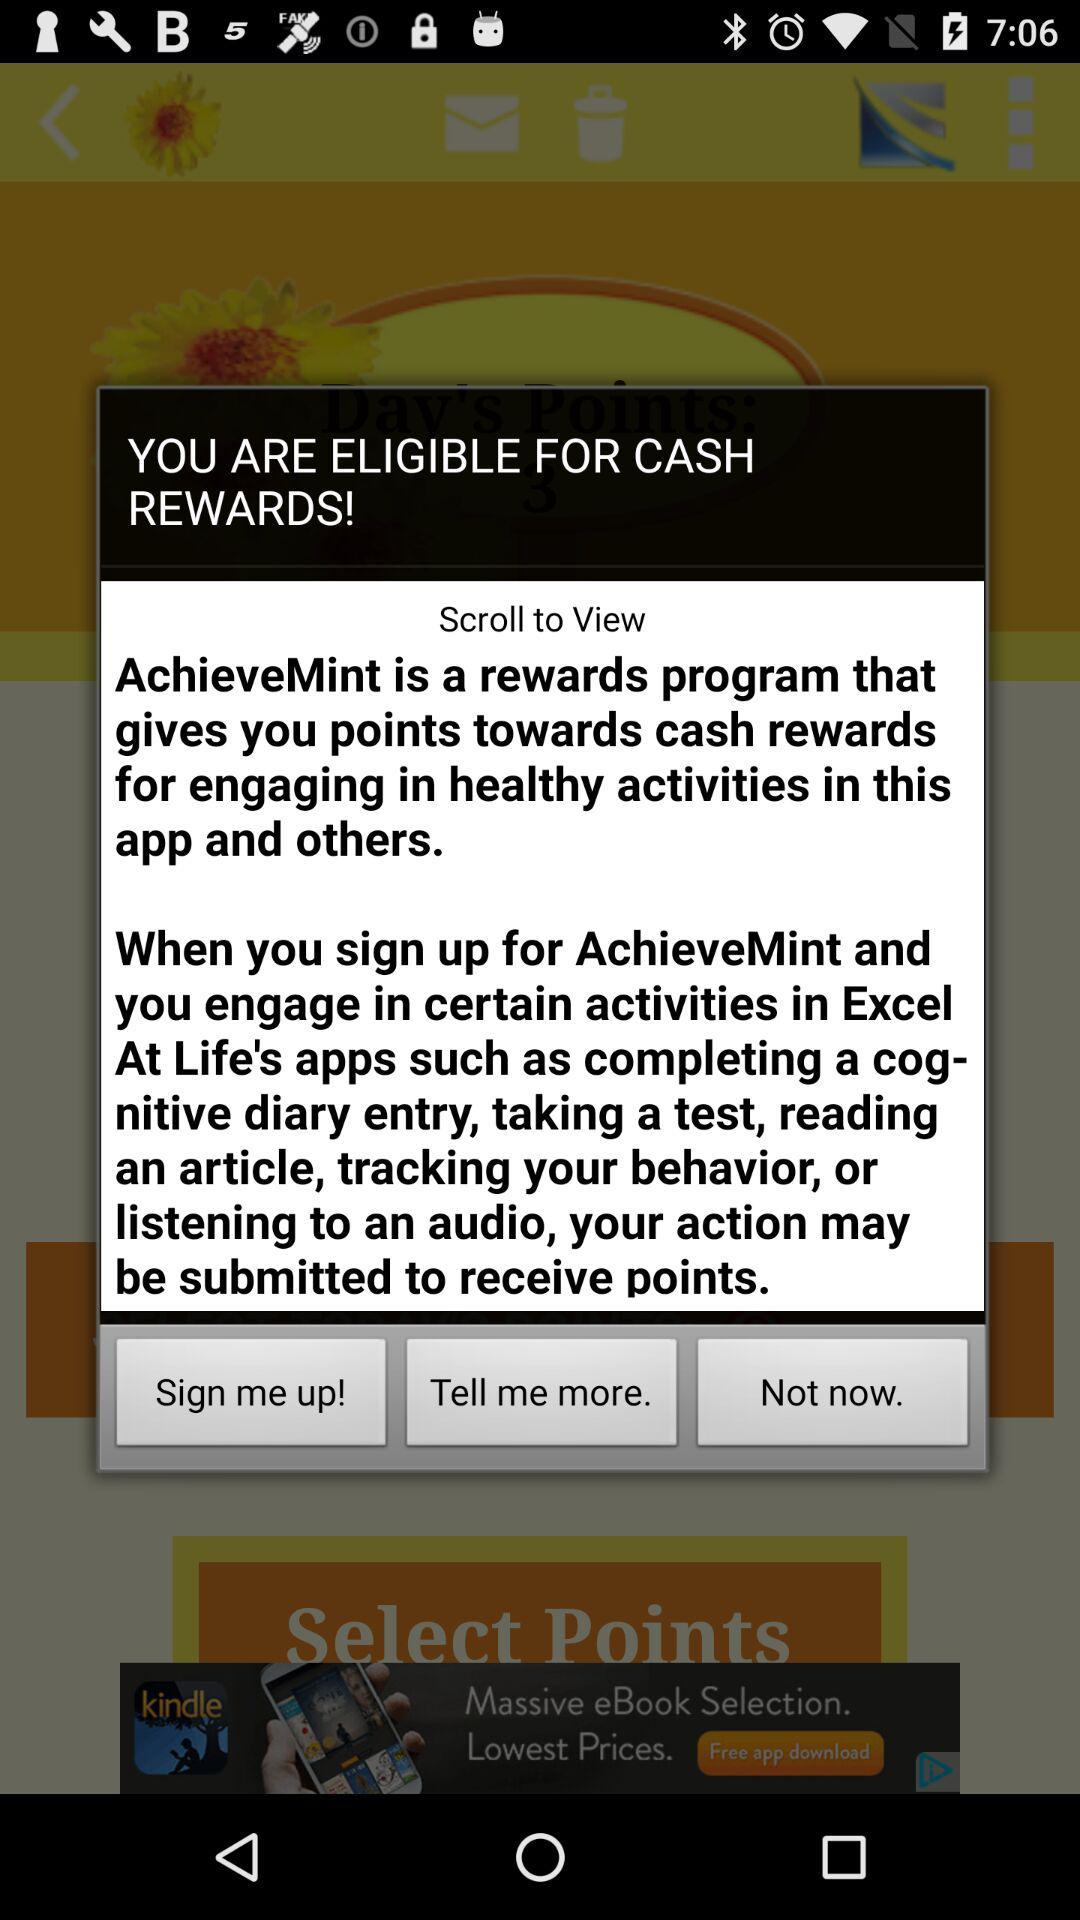 This screenshot has width=1080, height=1920. Describe the element at coordinates (542, 1396) in the screenshot. I see `the tell me more. item` at that location.